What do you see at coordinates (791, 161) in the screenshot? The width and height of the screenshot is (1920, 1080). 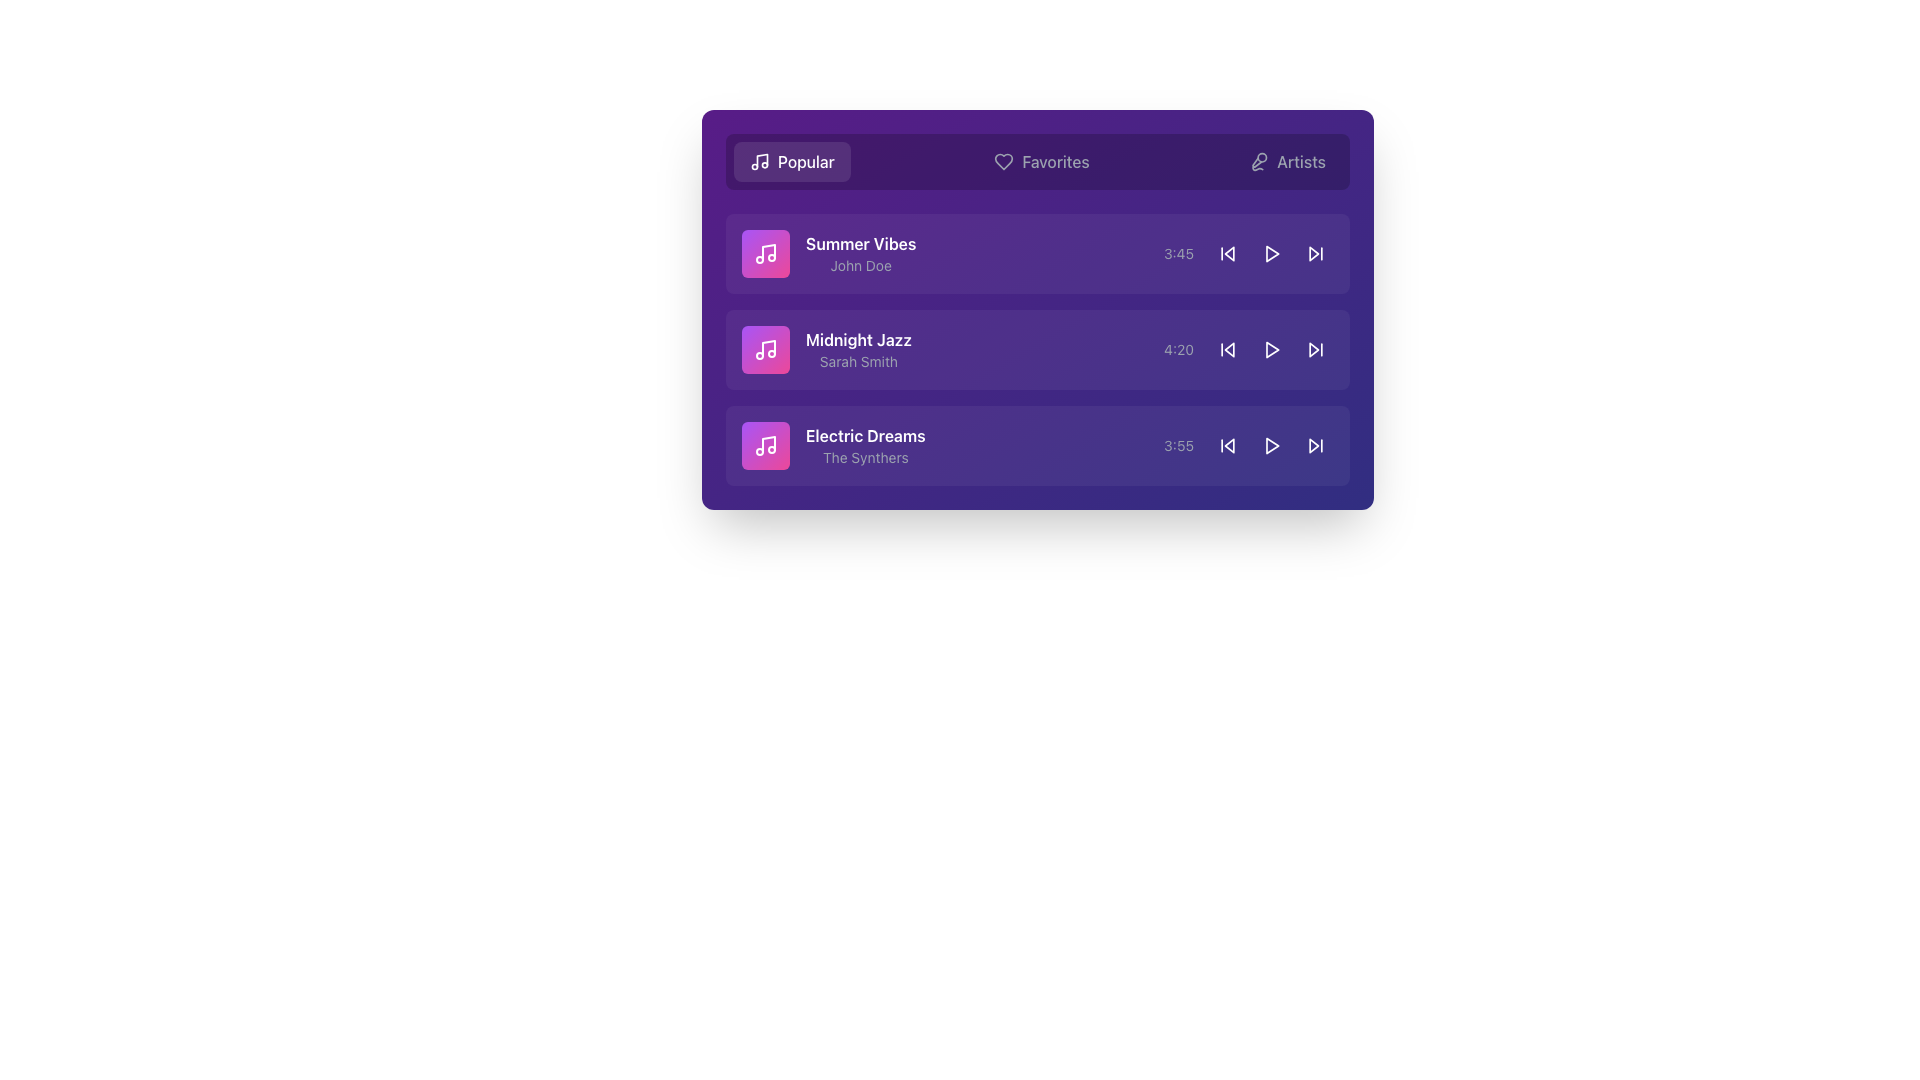 I see `the 'Popular' button, which is a rectangular button with rounded corners, styled in lighter purple color, featuring a music note icon and white text. It is the first button in the navigation bar at the top of the content panel` at bounding box center [791, 161].